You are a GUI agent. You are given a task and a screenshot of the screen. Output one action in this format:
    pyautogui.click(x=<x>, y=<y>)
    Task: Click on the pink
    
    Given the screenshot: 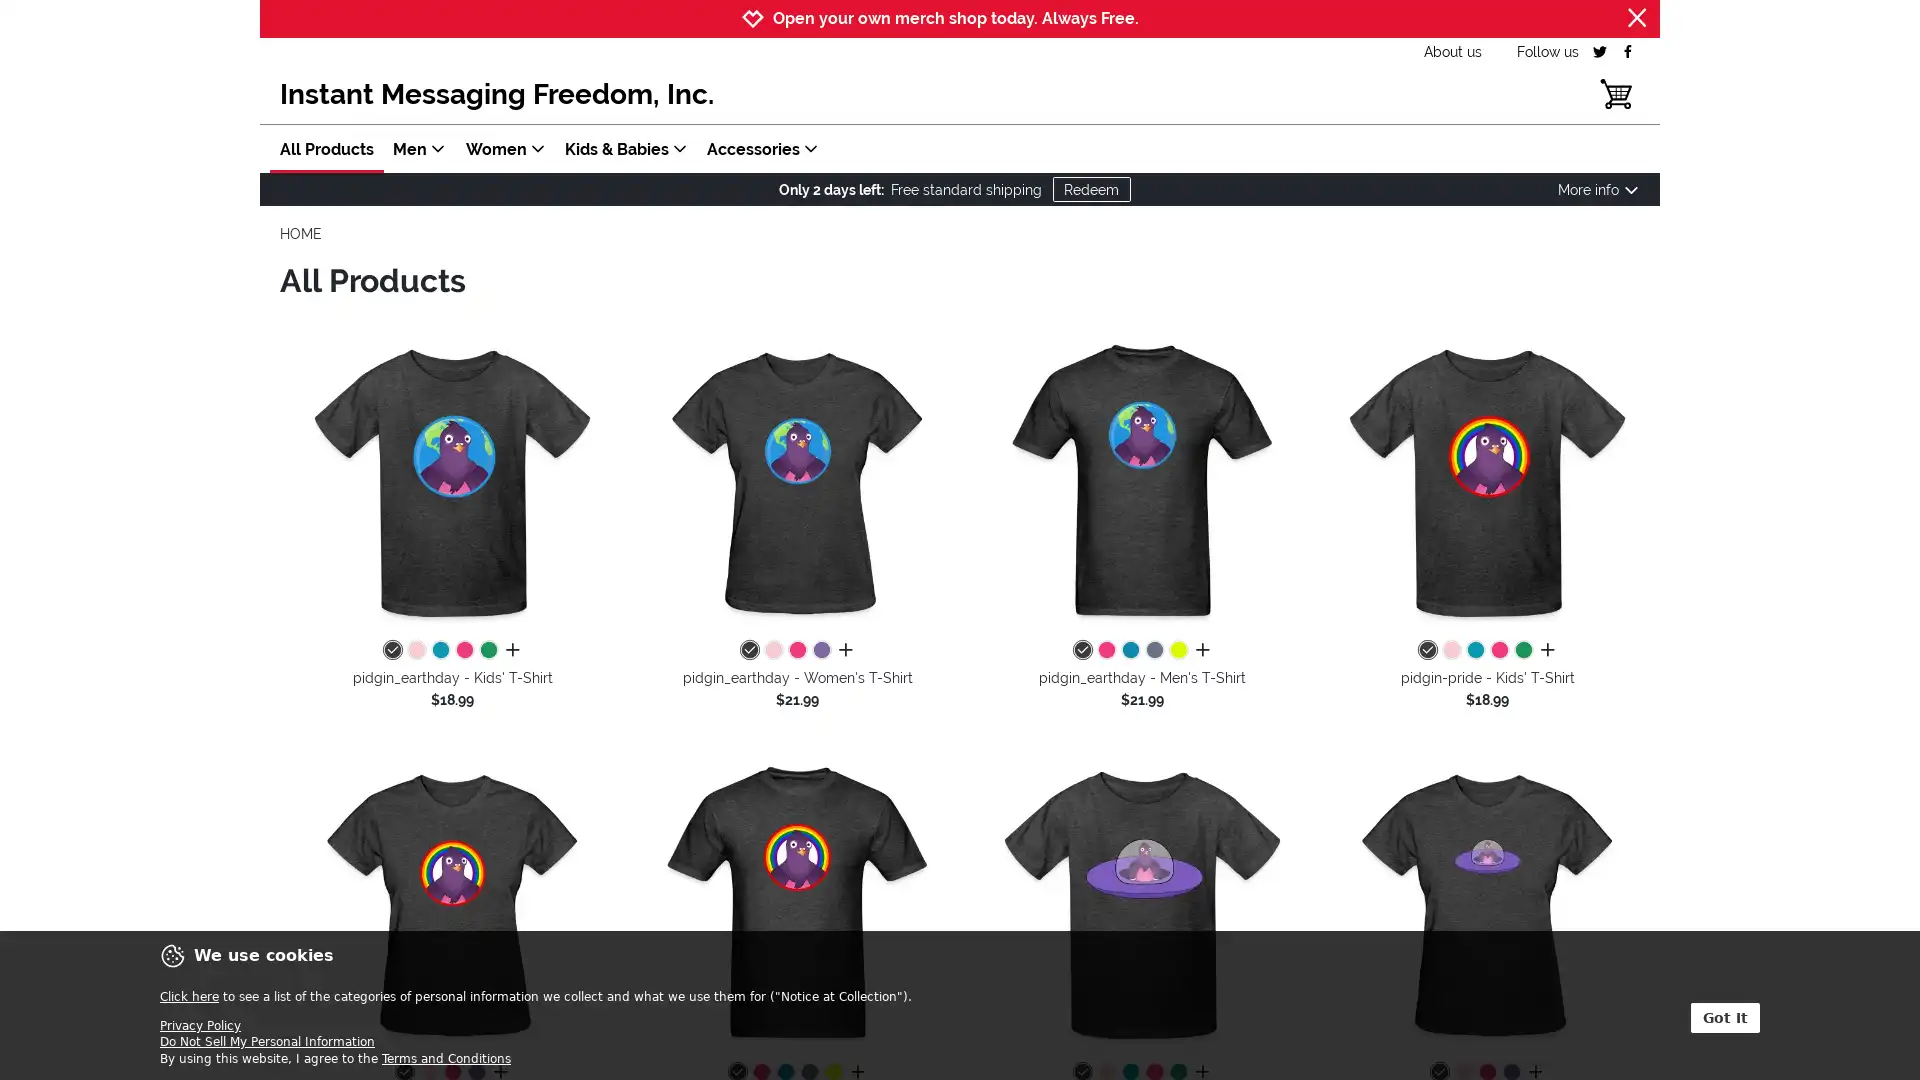 What is the action you would take?
    pyautogui.click(x=415, y=651)
    